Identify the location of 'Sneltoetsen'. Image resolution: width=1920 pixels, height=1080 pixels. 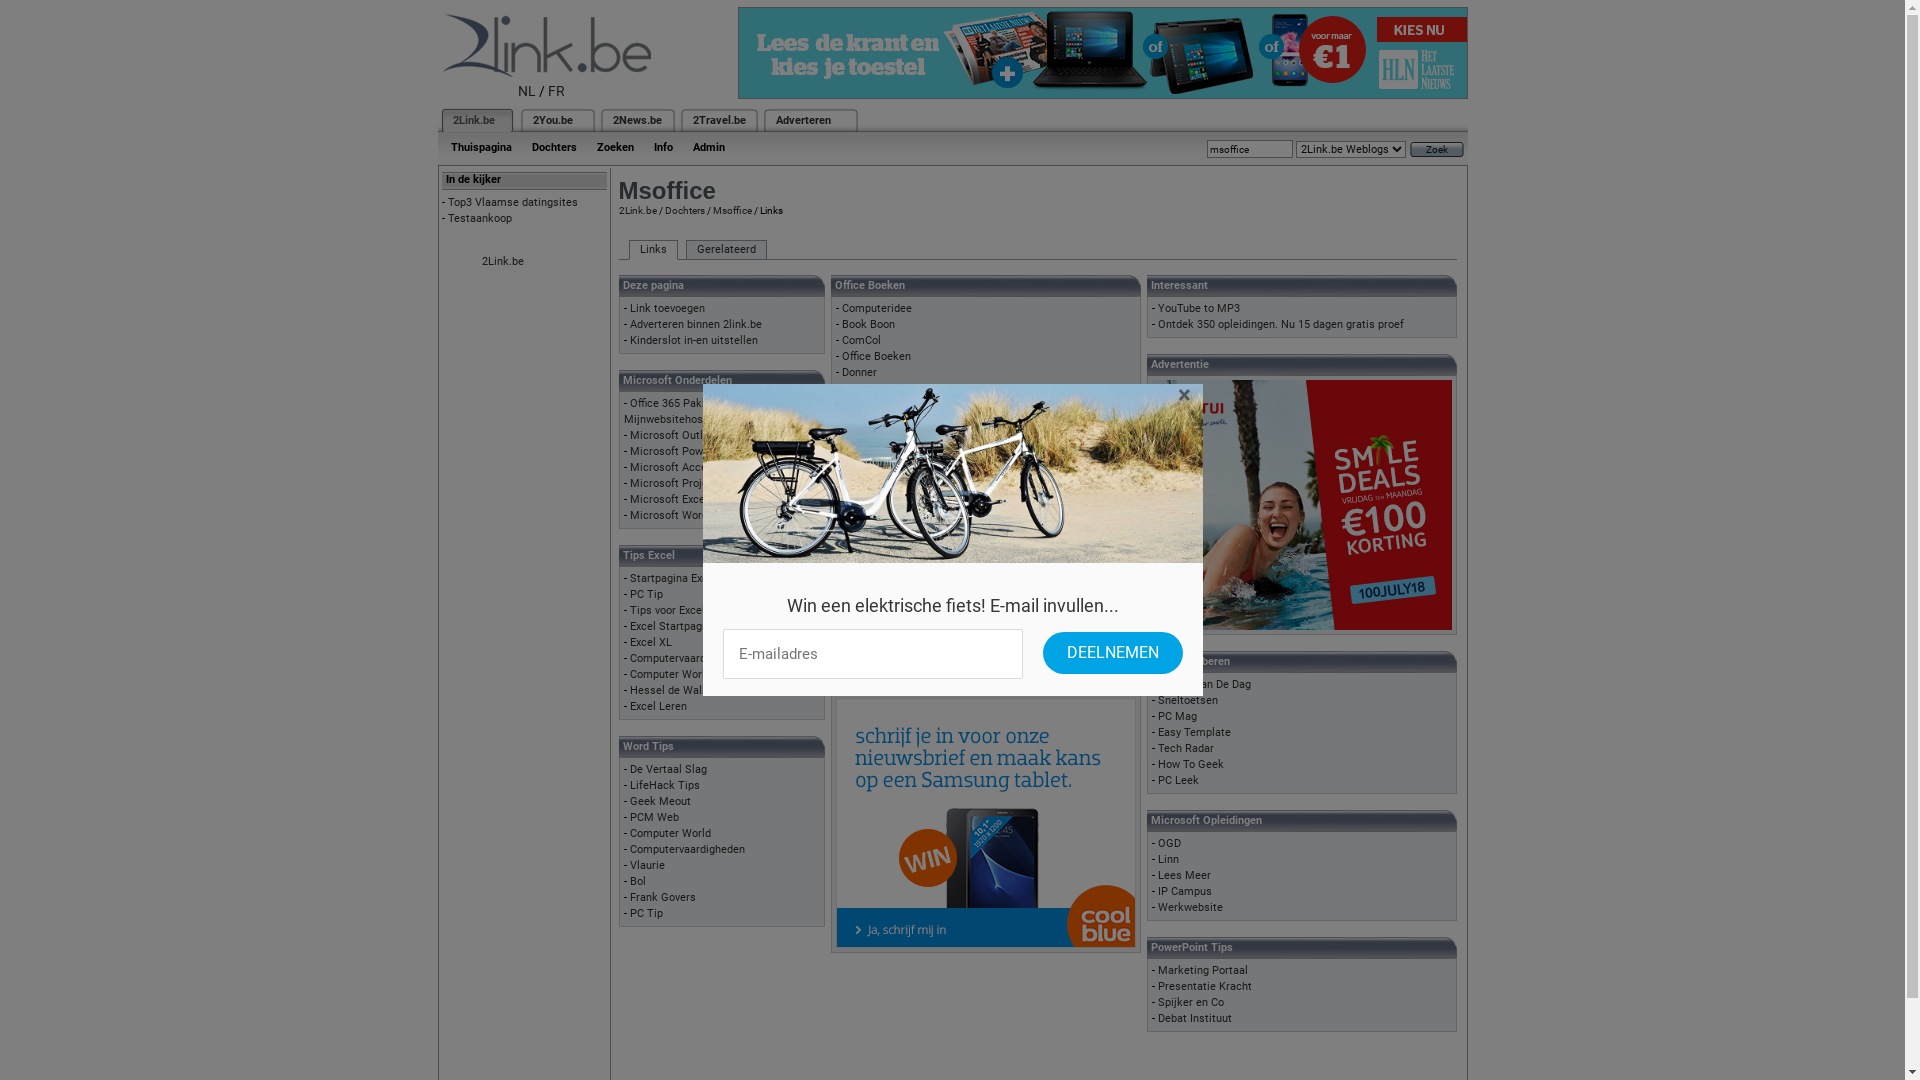
(1157, 699).